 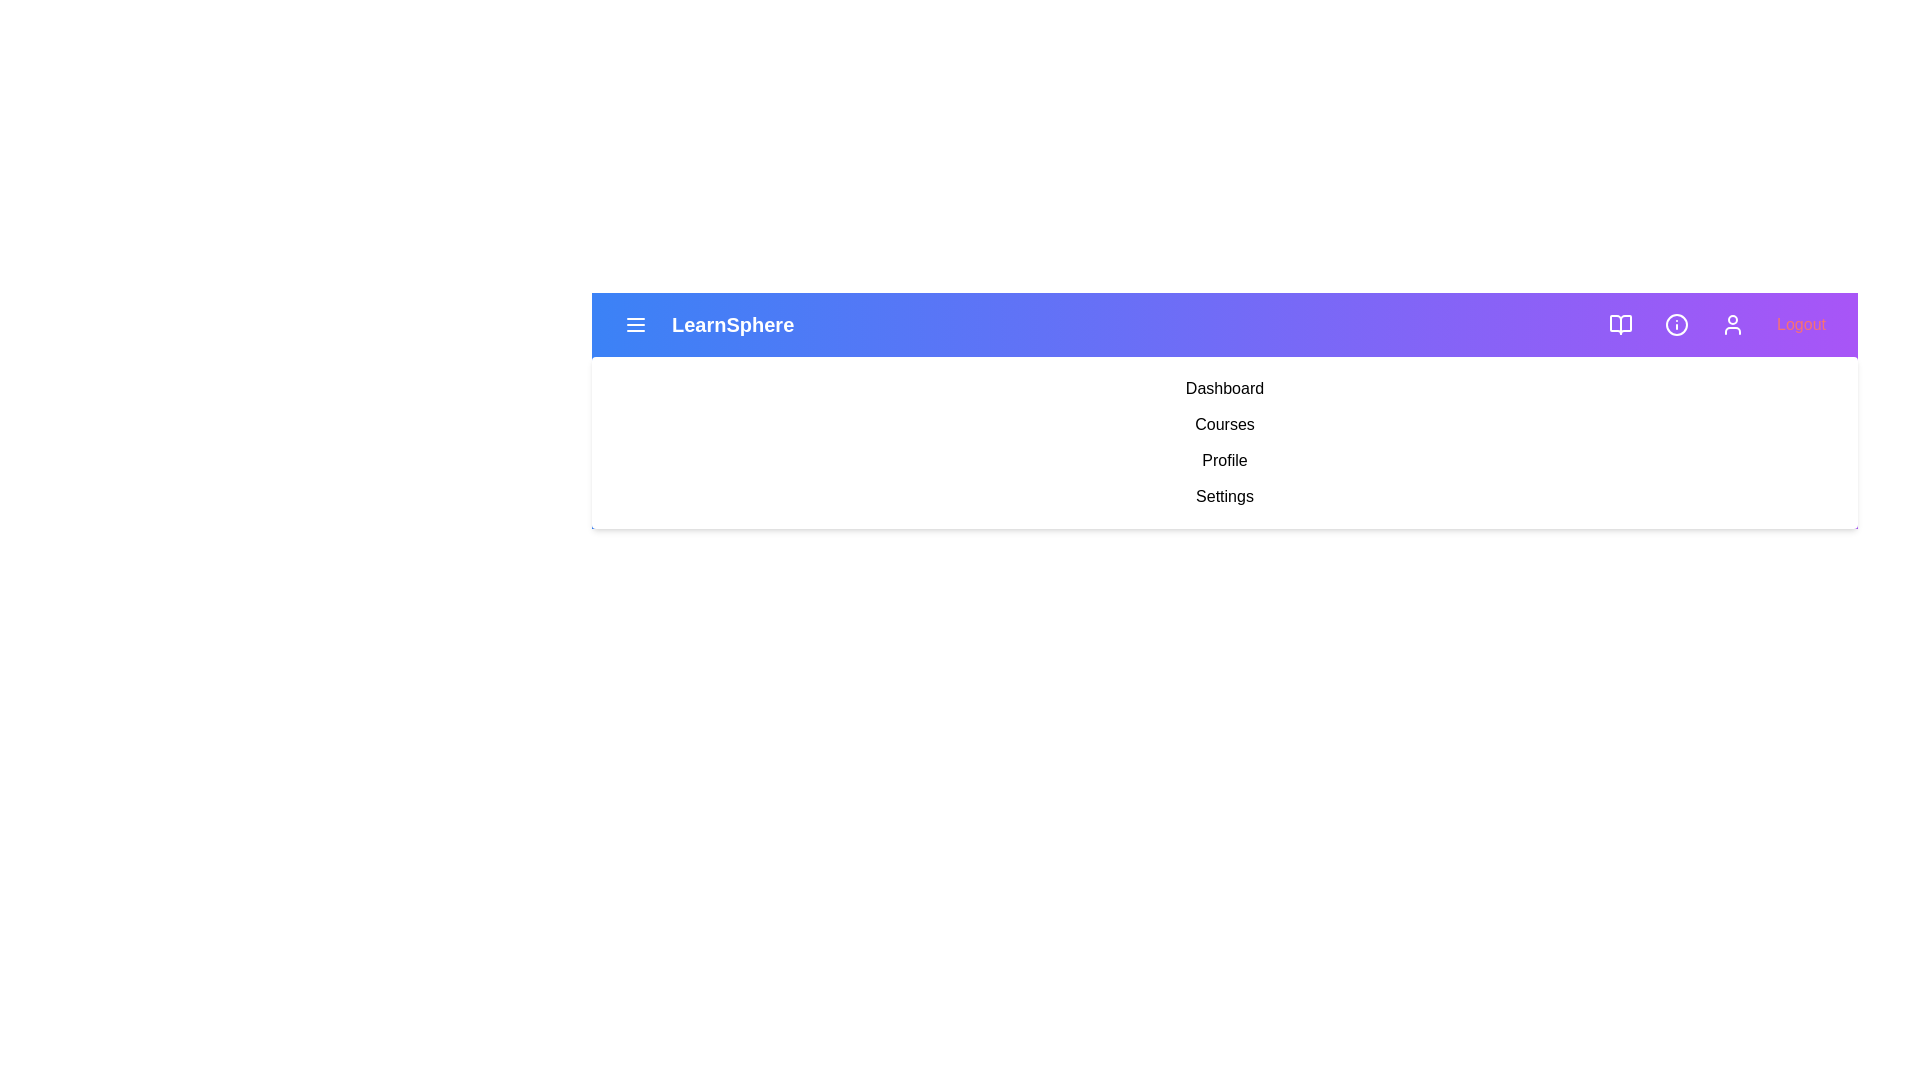 I want to click on the header text 'LearnSphere', so click(x=732, y=323).